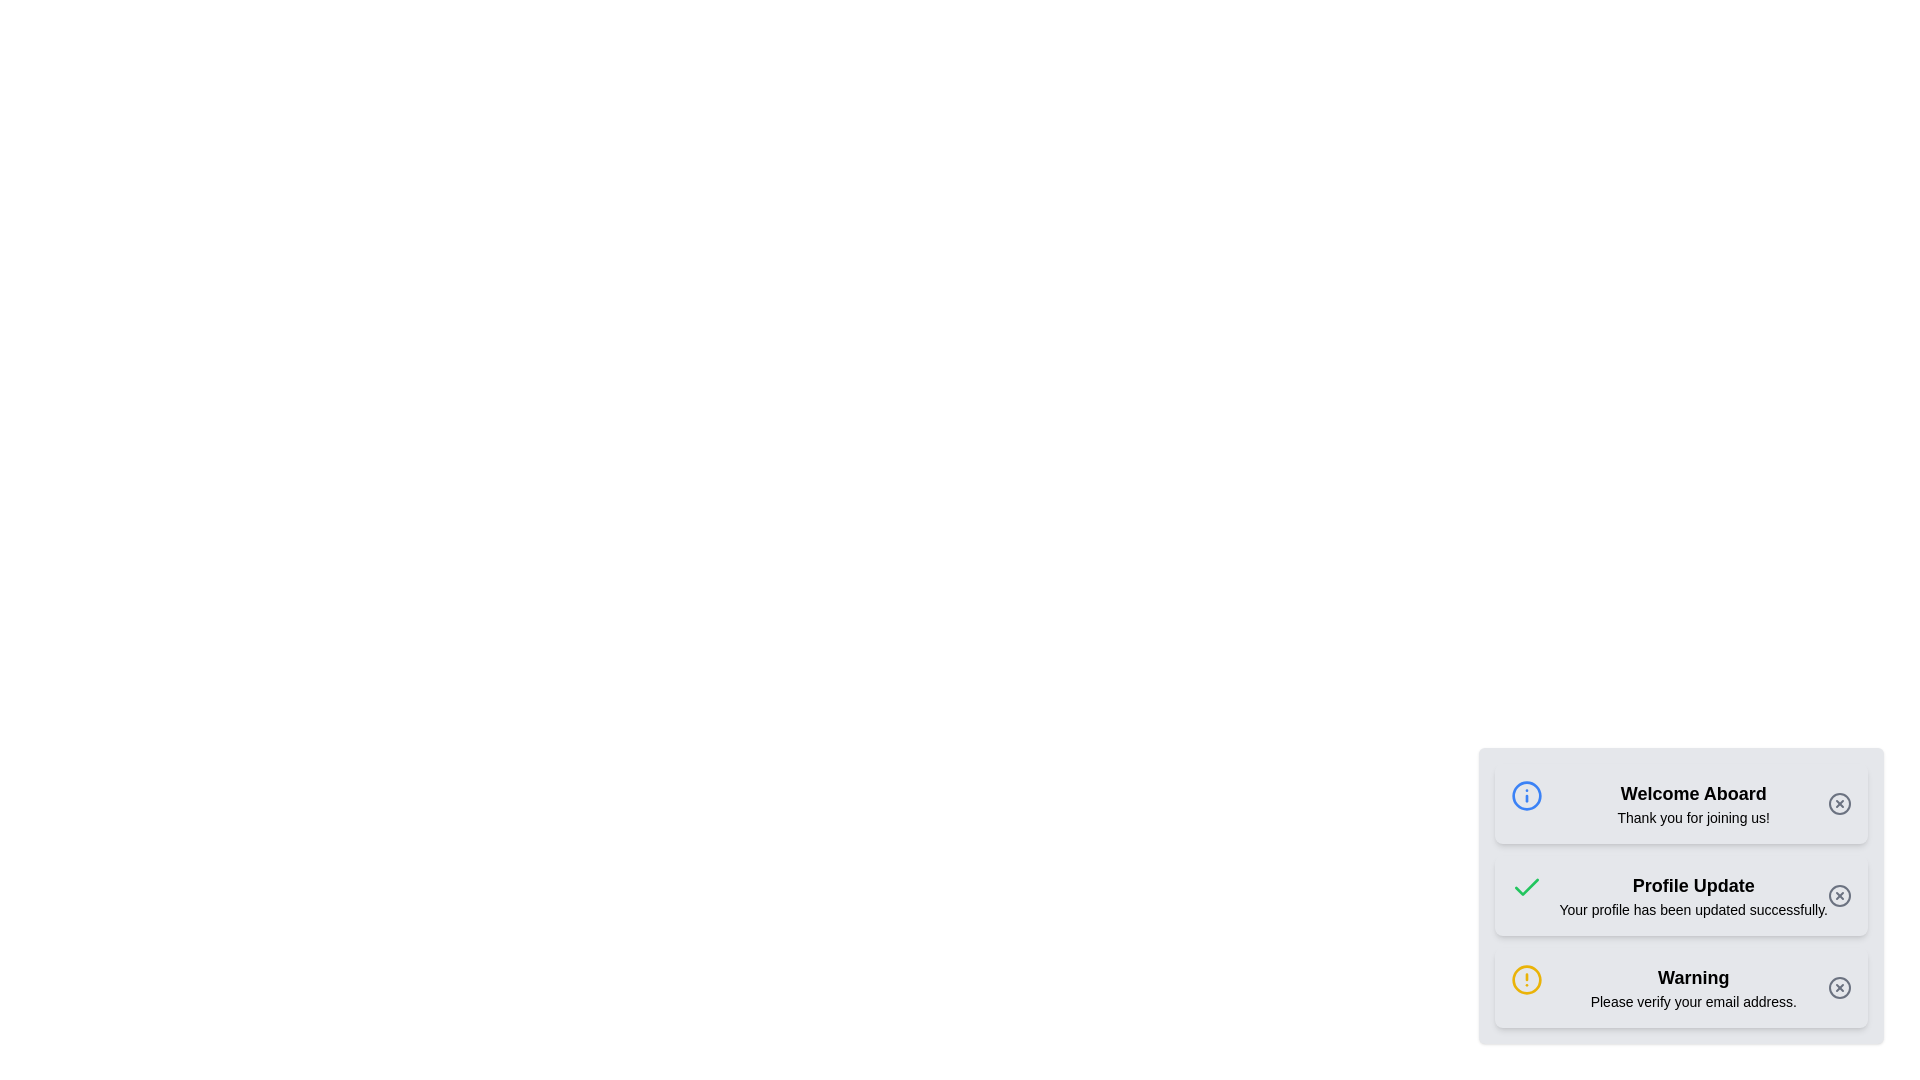 Image resolution: width=1920 pixels, height=1080 pixels. I want to click on the circular 'X' close button located in the right side of the 'Welcome Aboard' notification box, so click(1839, 802).